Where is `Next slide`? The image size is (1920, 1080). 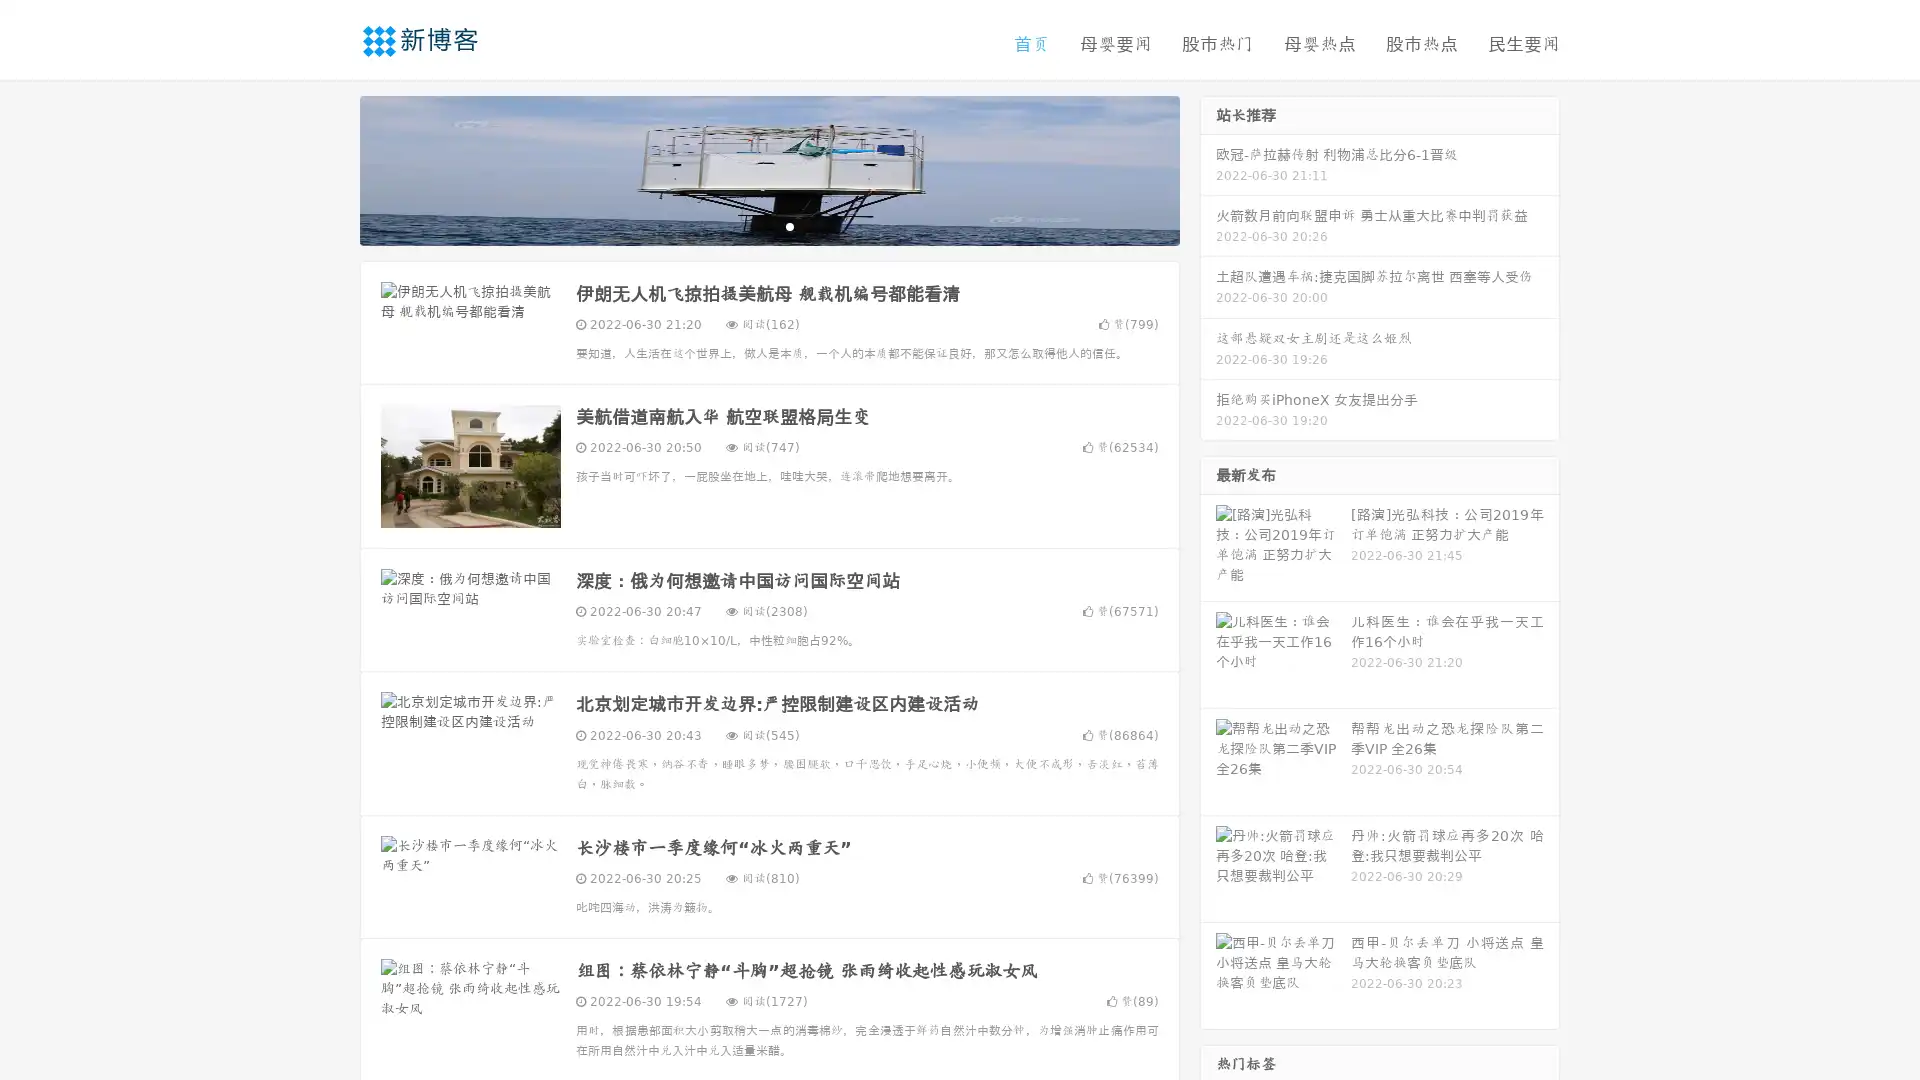
Next slide is located at coordinates (1208, 168).